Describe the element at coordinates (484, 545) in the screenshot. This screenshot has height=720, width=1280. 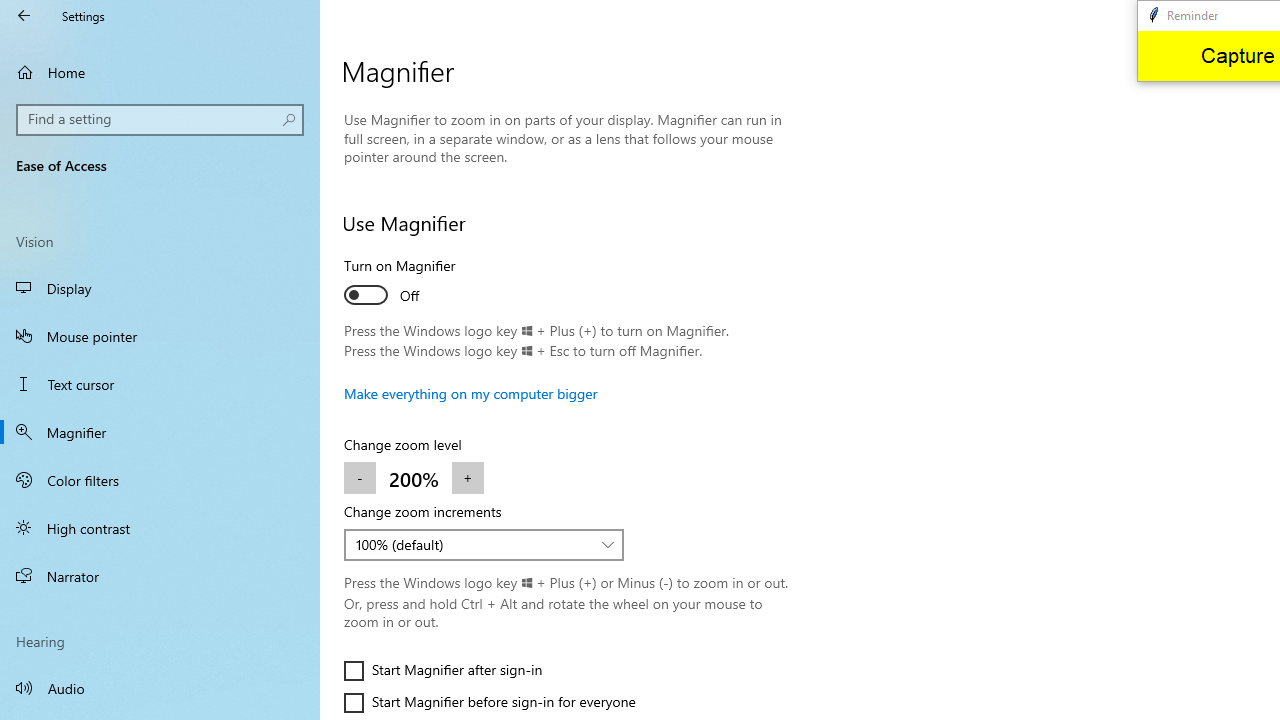
I see `'Change zoom increments'` at that location.